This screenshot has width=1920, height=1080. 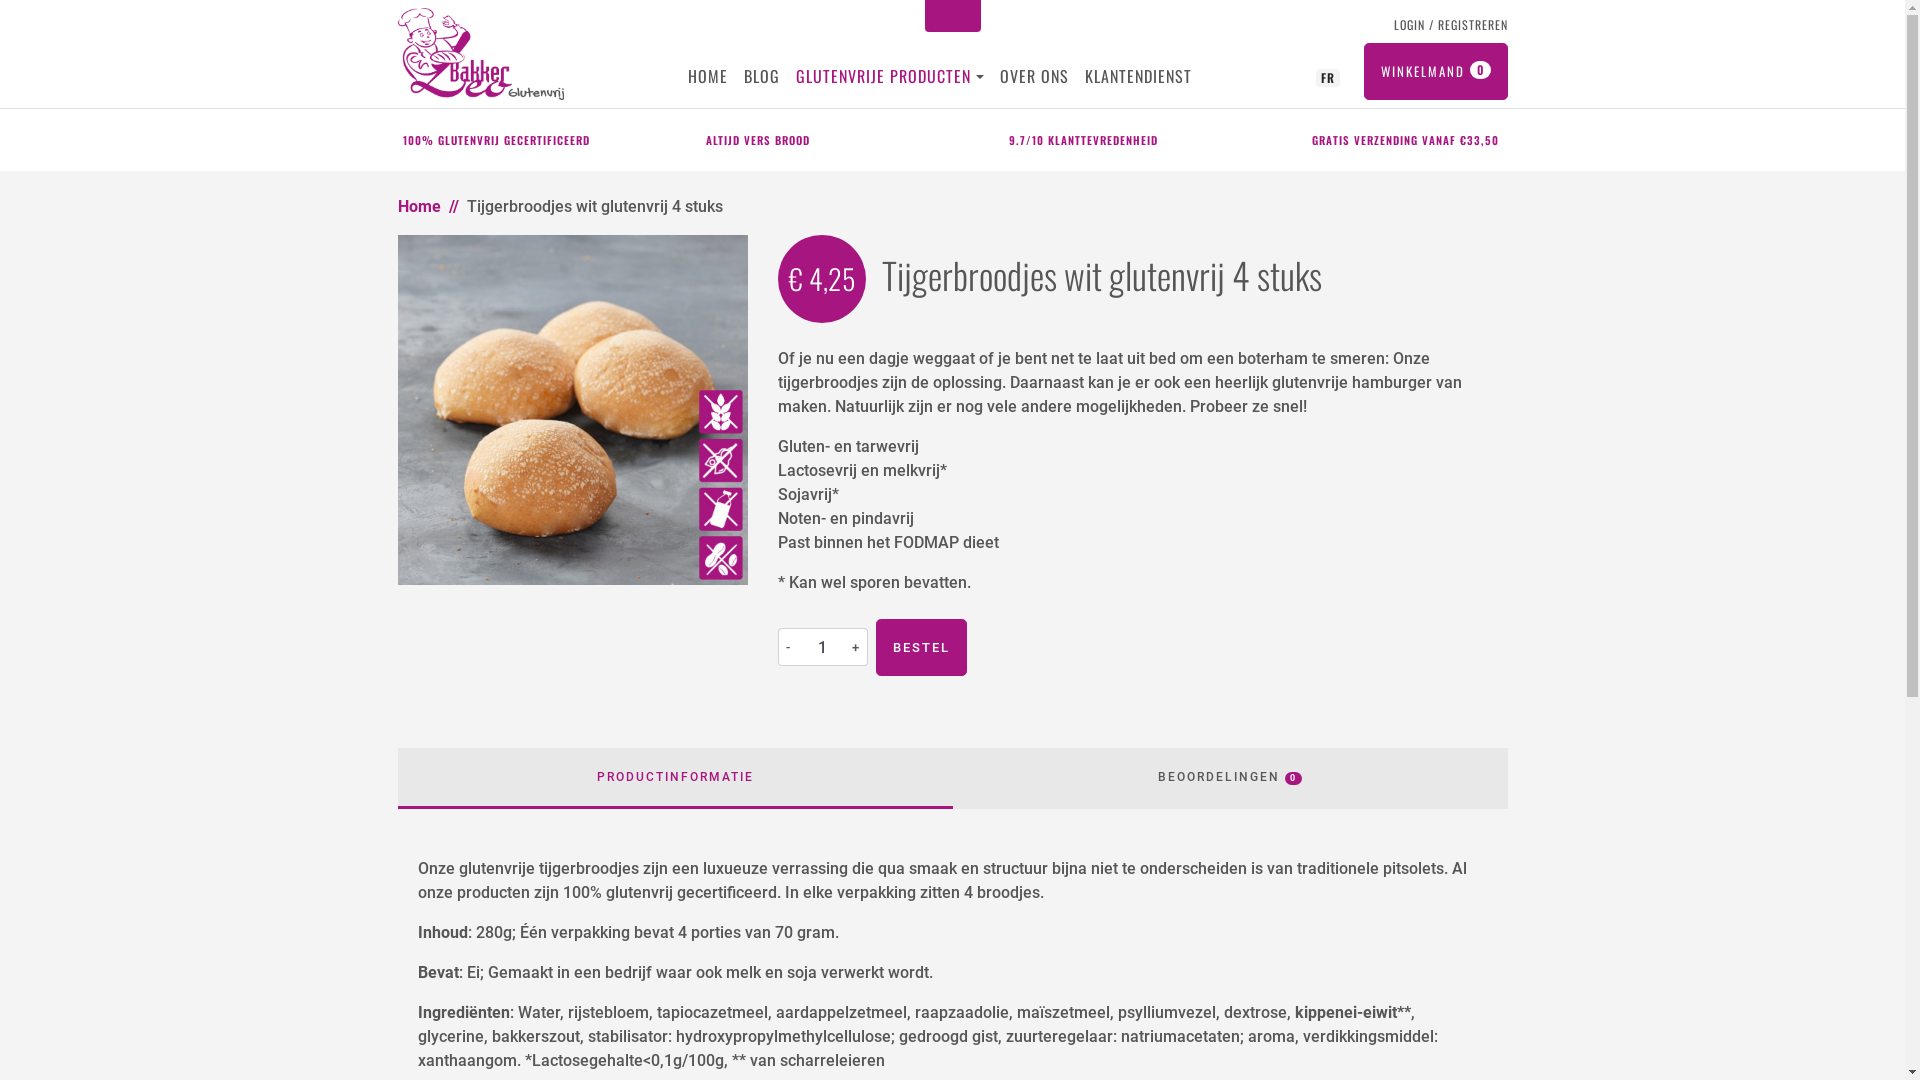 What do you see at coordinates (675, 777) in the screenshot?
I see `'PRODUCTINFORMATIE'` at bounding box center [675, 777].